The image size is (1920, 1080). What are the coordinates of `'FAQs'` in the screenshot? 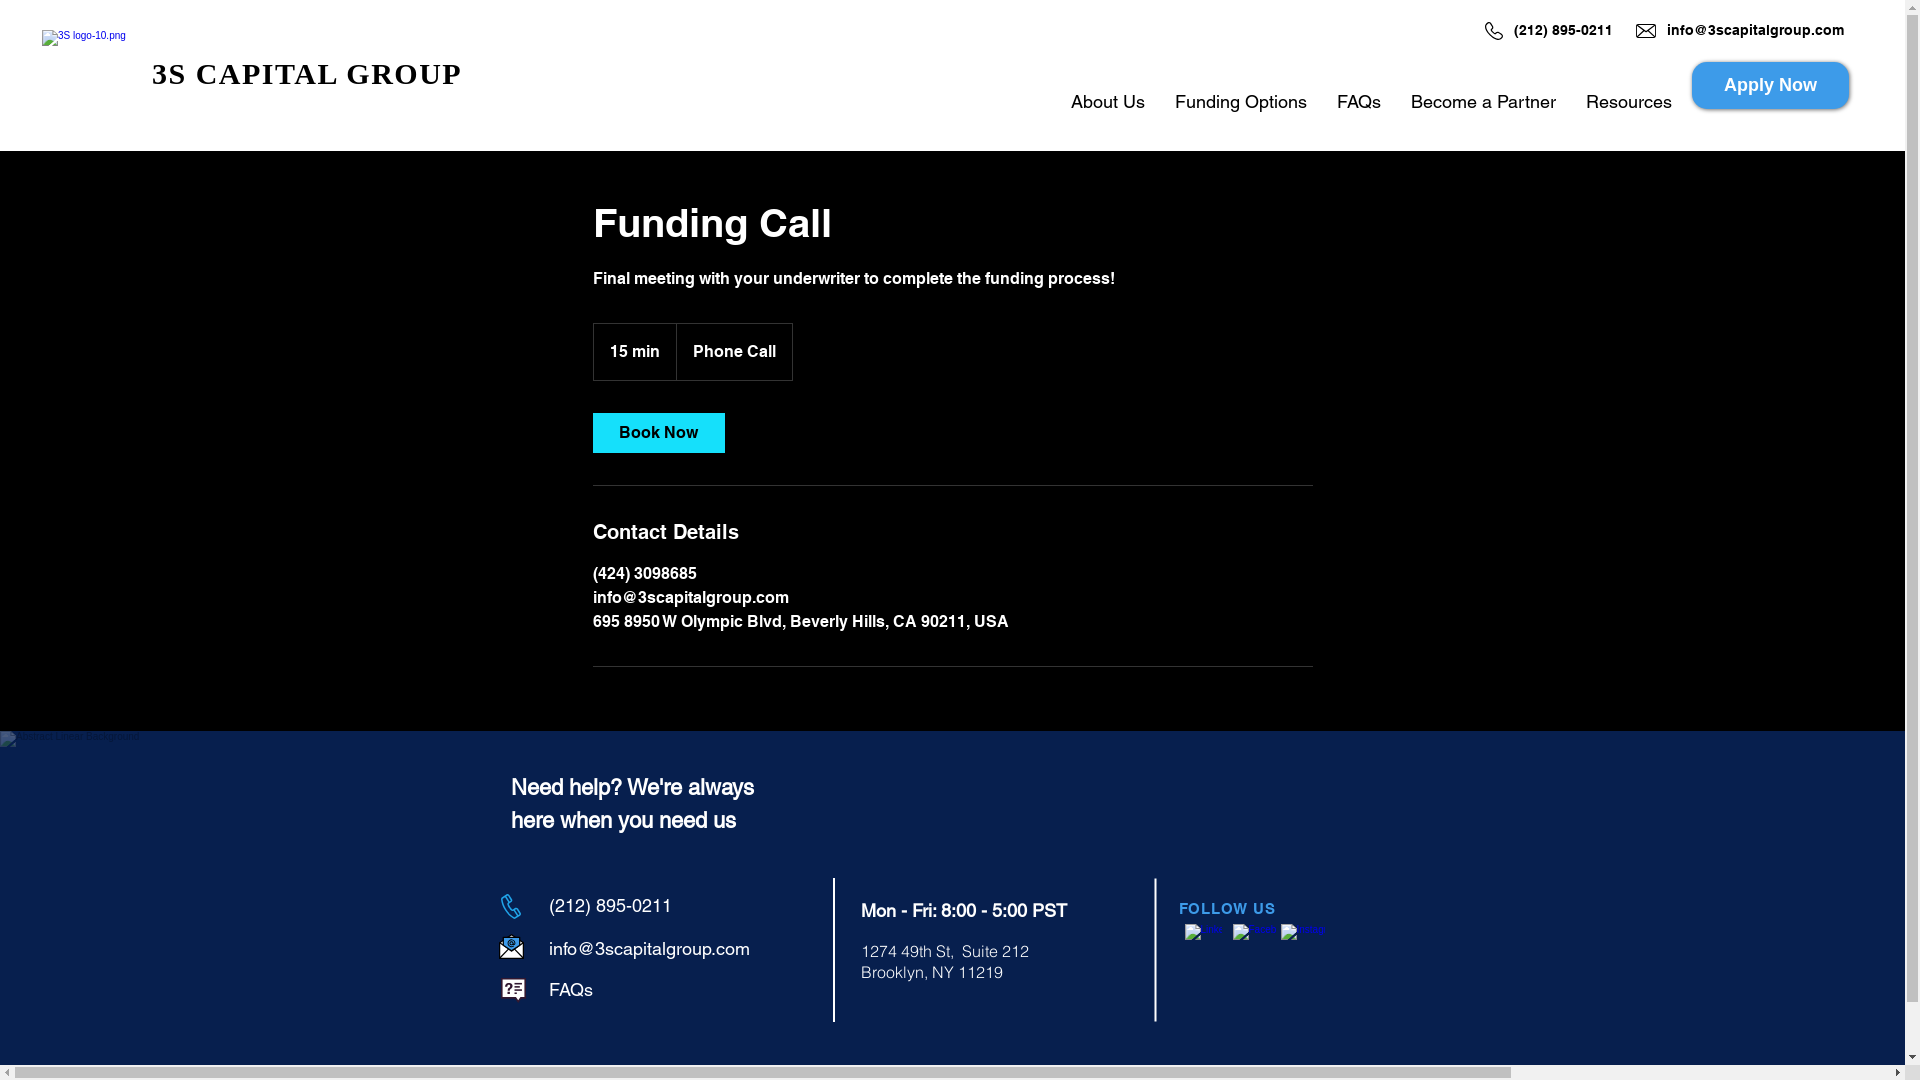 It's located at (569, 988).